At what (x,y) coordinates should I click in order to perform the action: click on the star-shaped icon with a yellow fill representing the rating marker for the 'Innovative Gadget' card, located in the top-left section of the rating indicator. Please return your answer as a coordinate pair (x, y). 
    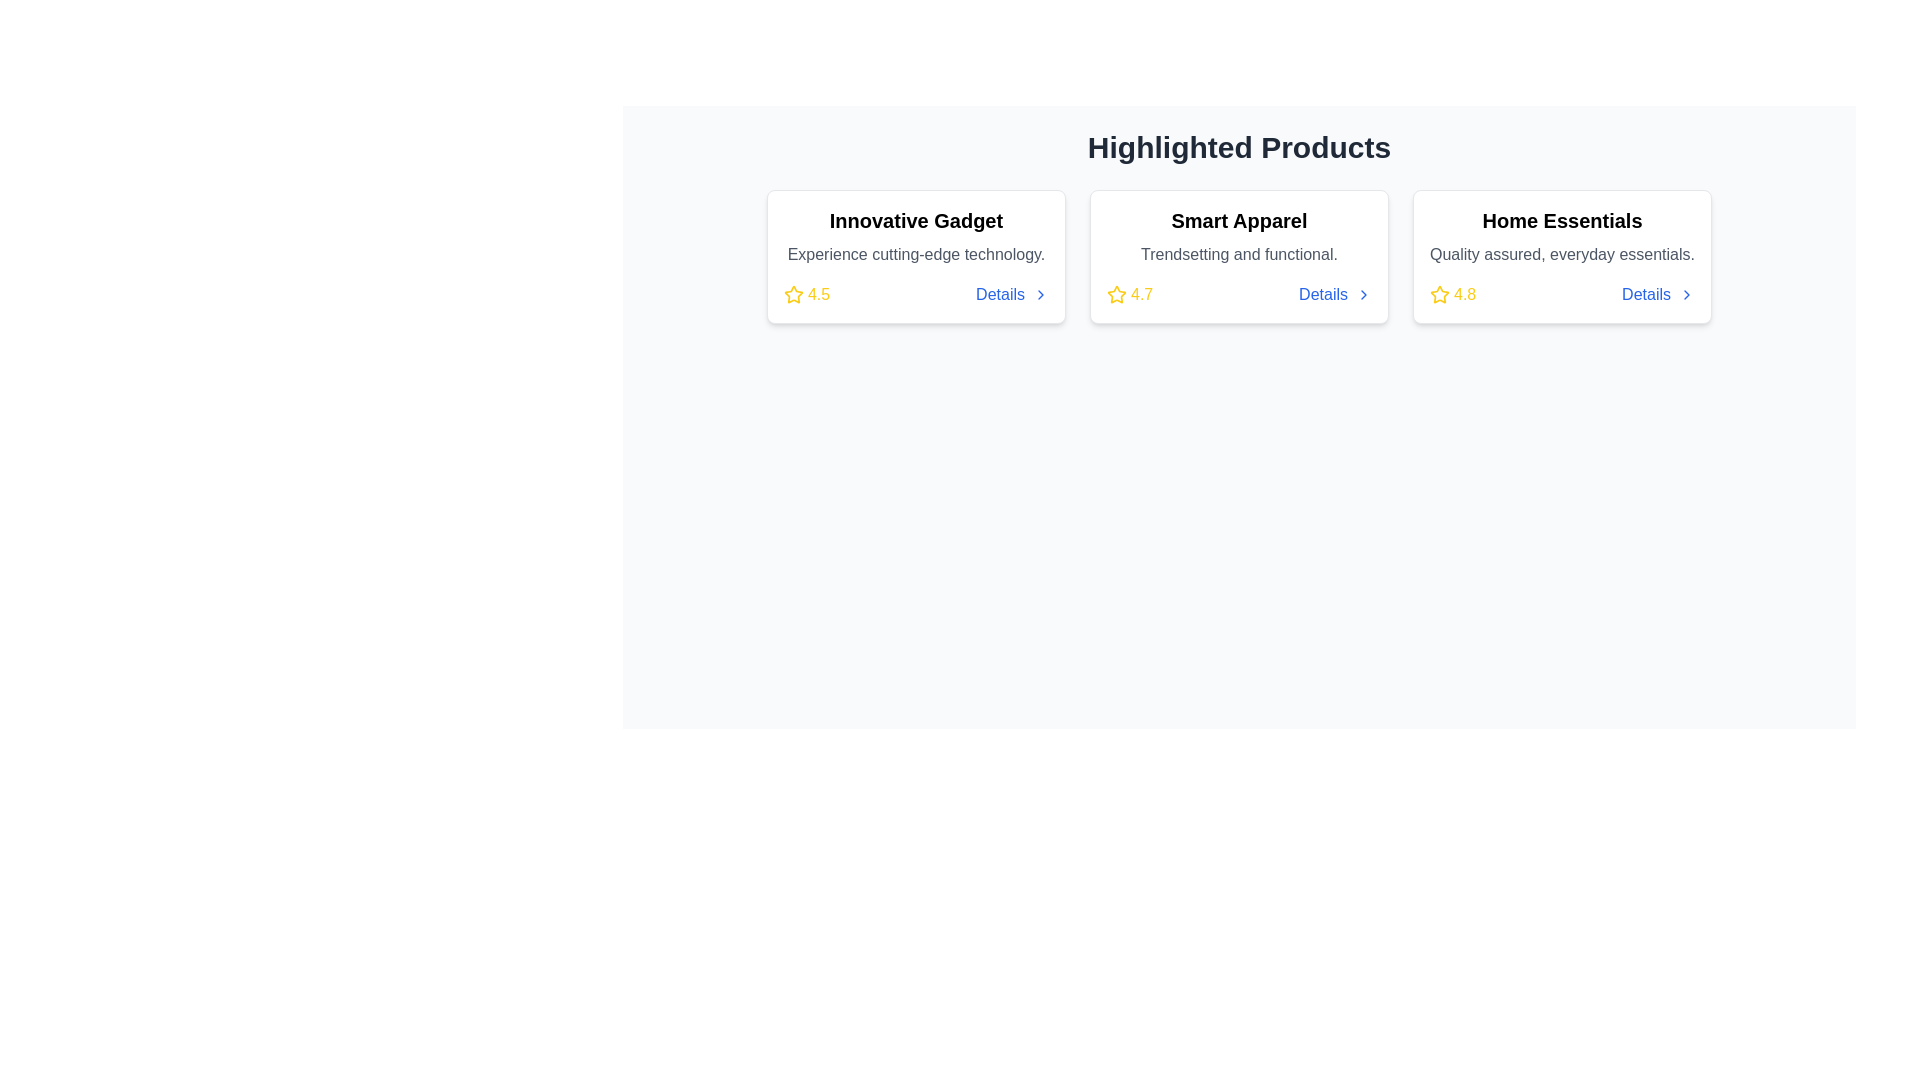
    Looking at the image, I should click on (792, 294).